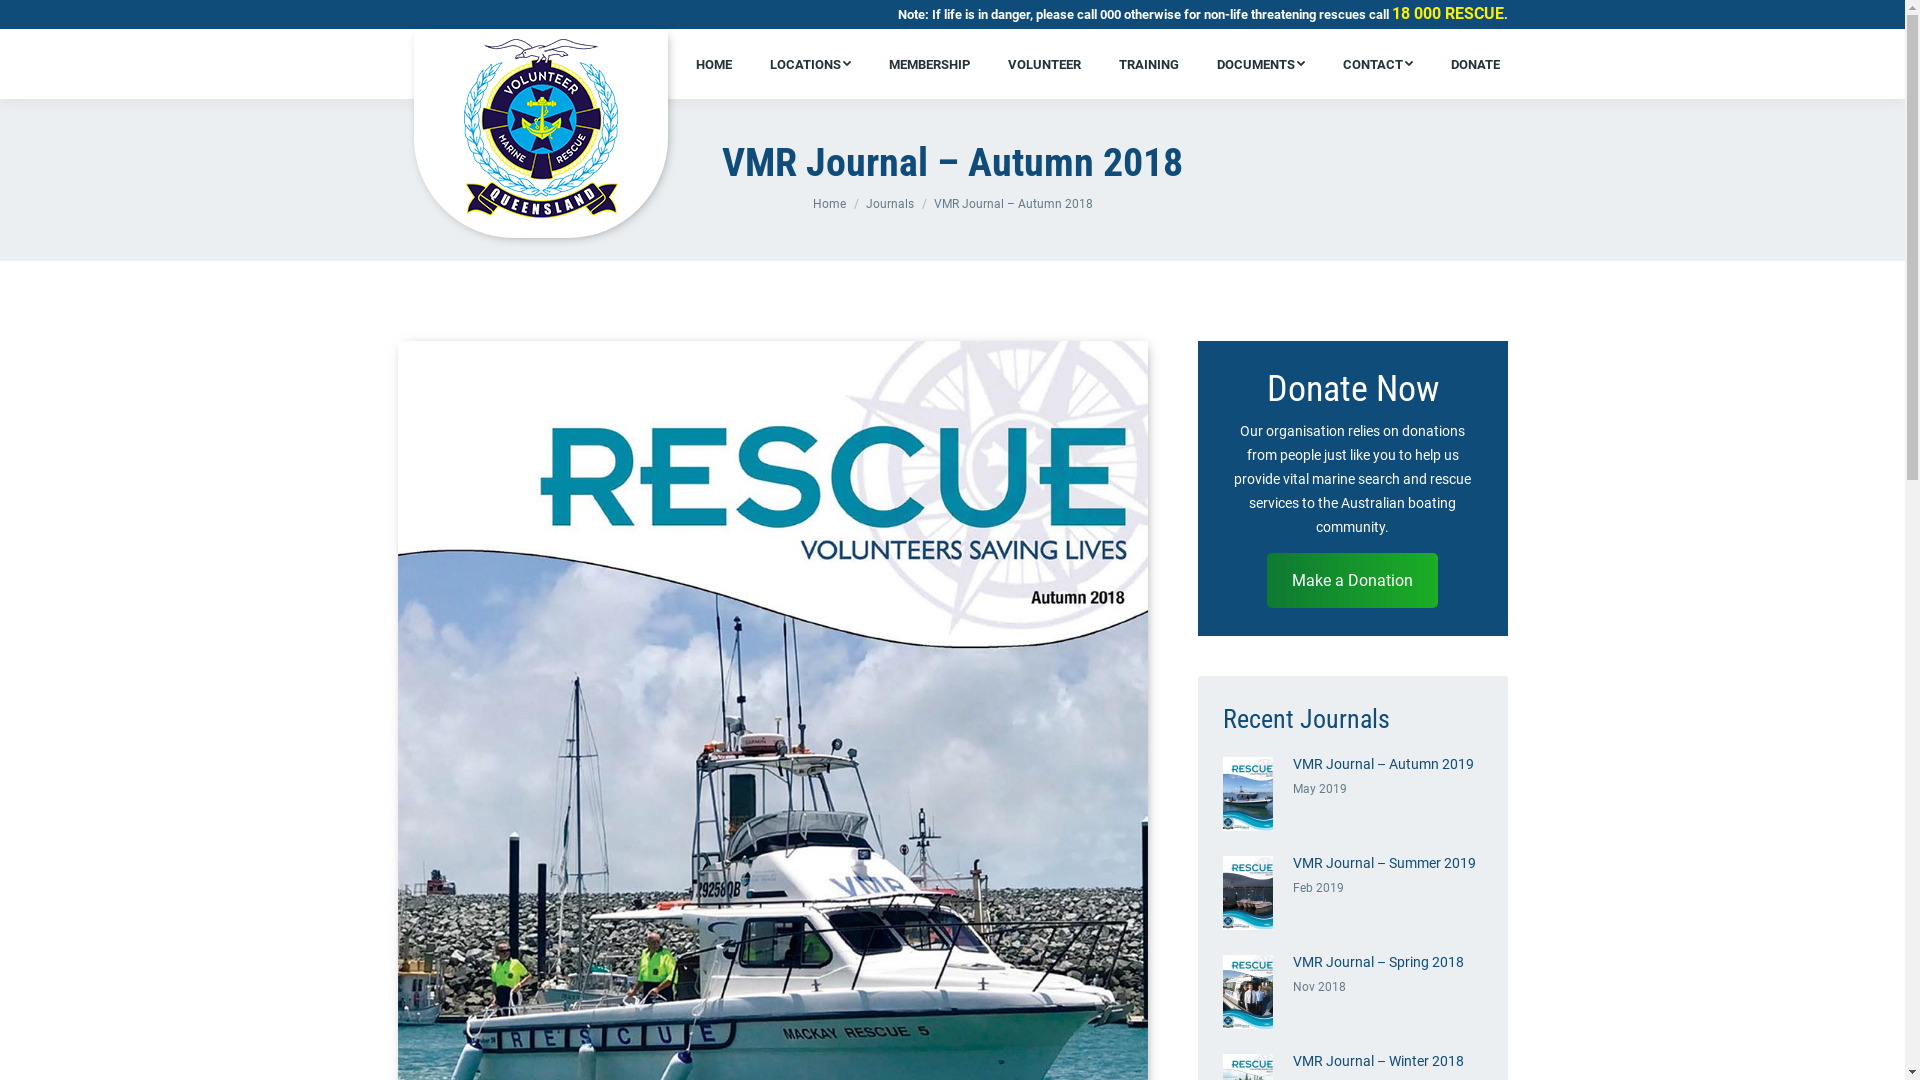 The image size is (1920, 1080). What do you see at coordinates (810, 63) in the screenshot?
I see `'LOCATIONS'` at bounding box center [810, 63].